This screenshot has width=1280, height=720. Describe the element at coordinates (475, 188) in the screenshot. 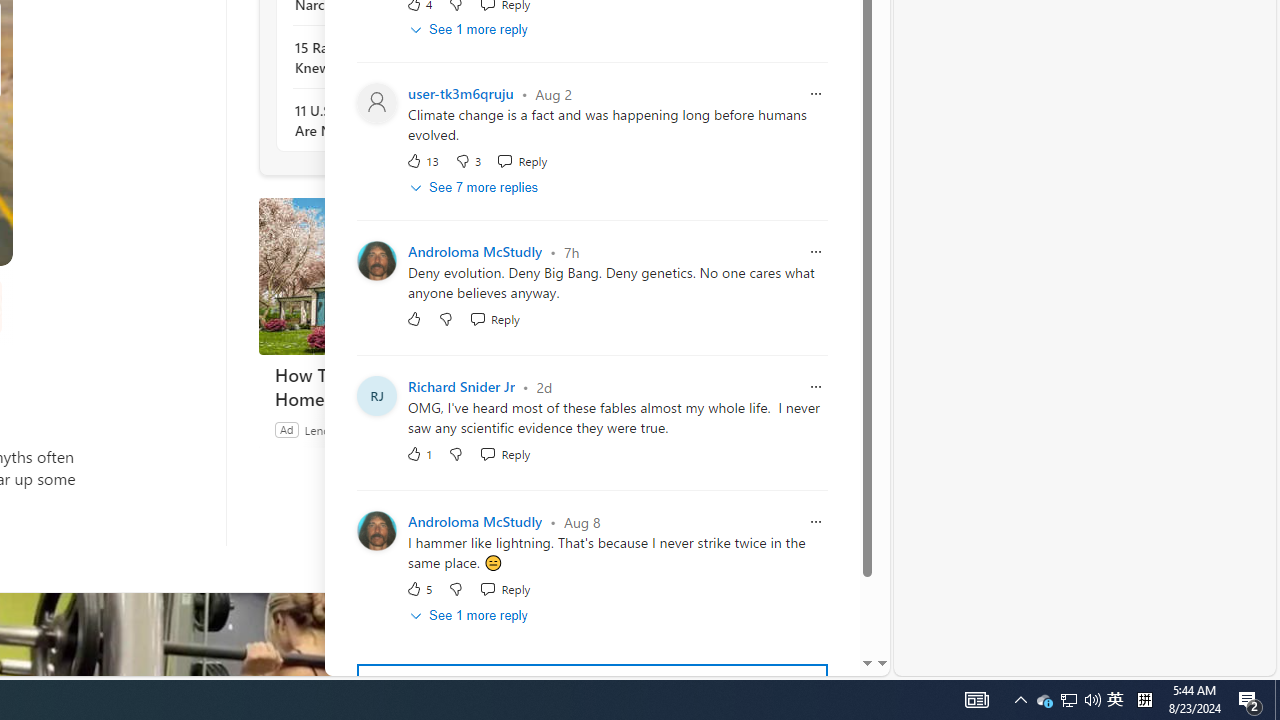

I see `'See 7 more replies'` at that location.